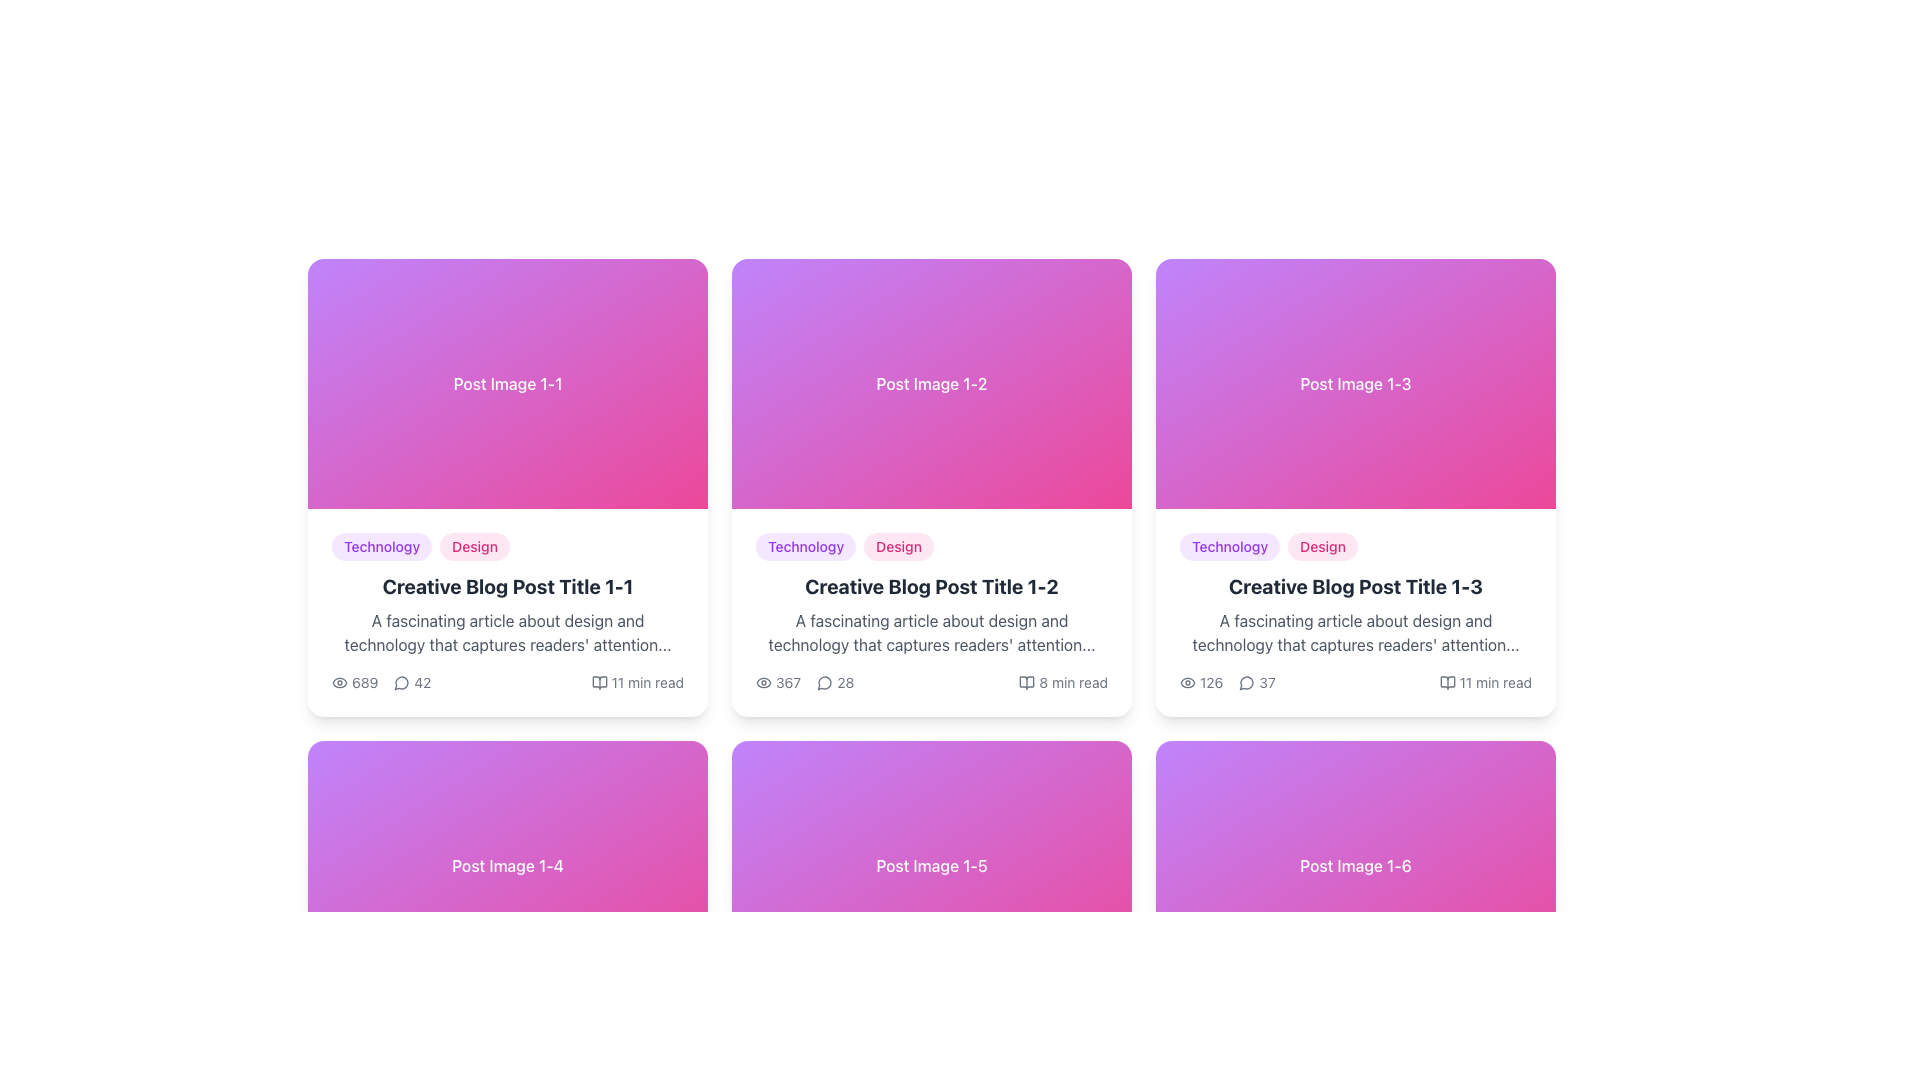 This screenshot has width=1920, height=1080. Describe the element at coordinates (1062, 681) in the screenshot. I see `the Read time indicator located in the bottom-right metadata section of the second card in the top row of the displayed grid layout` at that location.